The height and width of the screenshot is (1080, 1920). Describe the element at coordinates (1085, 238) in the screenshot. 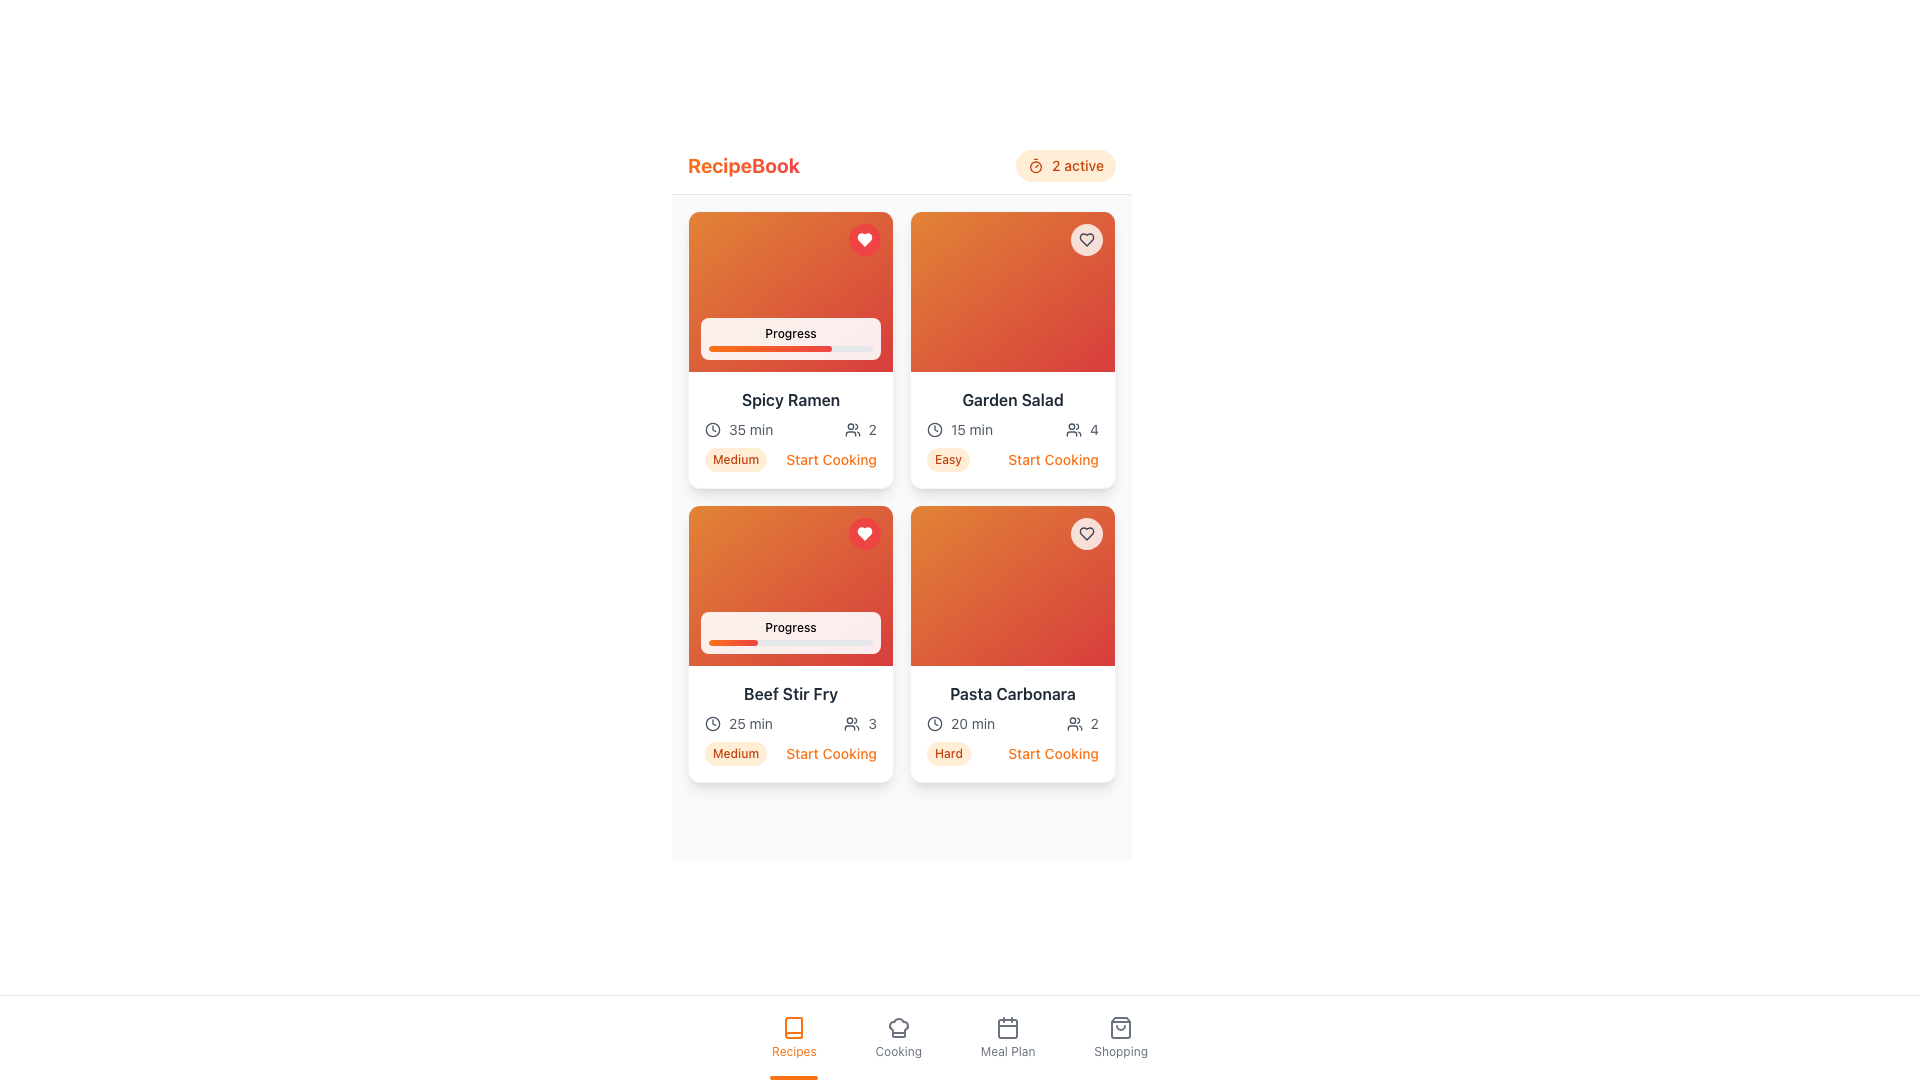

I see `the favorited state icon located at the top-right corner of the 'Spicy Ramen' card` at that location.